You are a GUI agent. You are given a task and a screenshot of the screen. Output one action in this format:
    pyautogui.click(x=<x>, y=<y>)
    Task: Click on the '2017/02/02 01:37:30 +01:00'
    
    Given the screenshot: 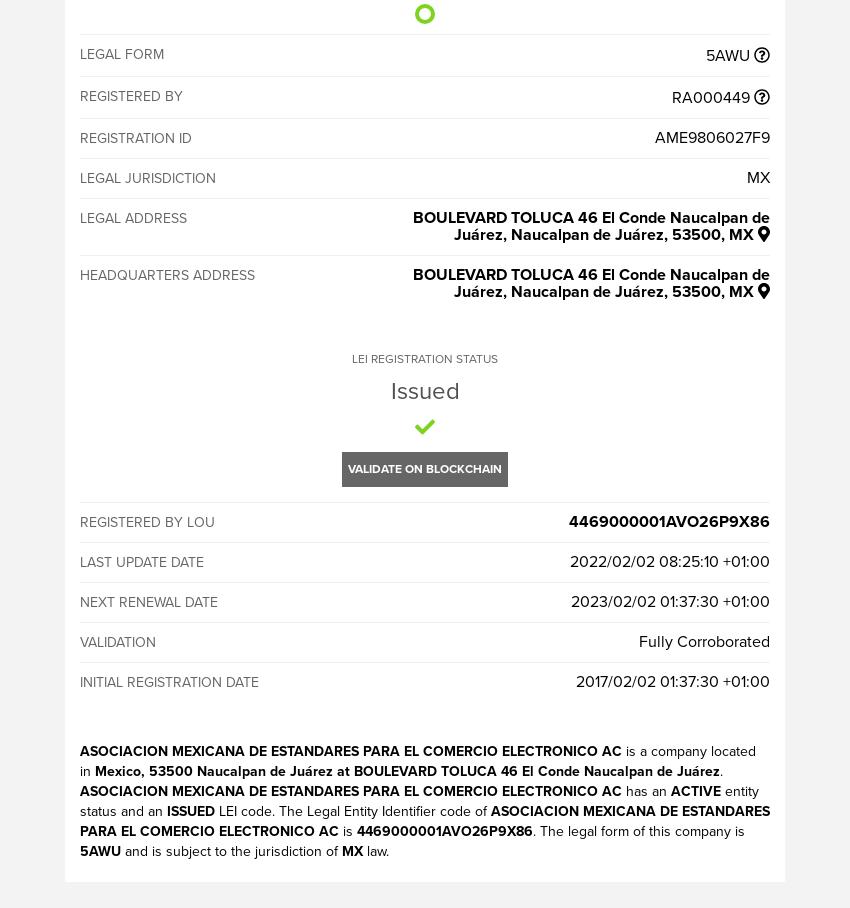 What is the action you would take?
    pyautogui.click(x=575, y=681)
    